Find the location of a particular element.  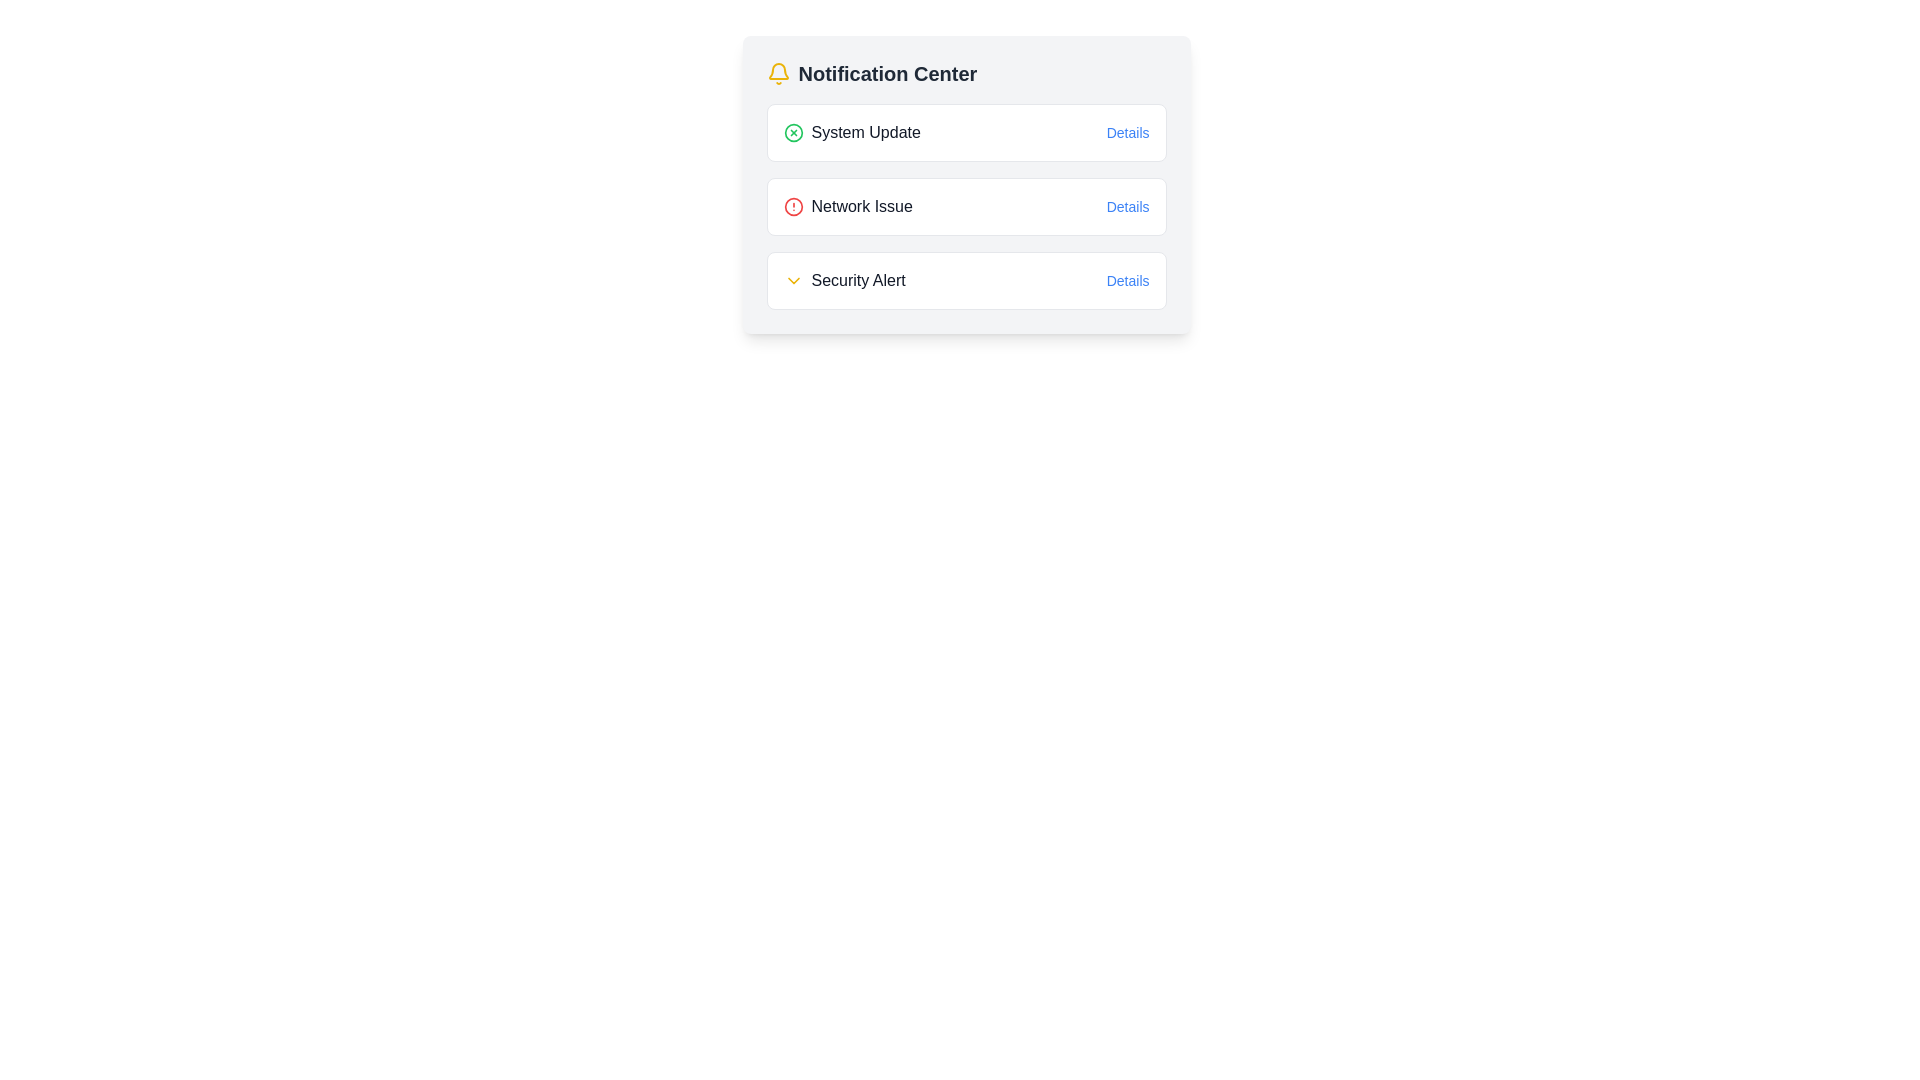

text displayed in the Header element of the notification panel, which is located at the top of the panel above the items 'System Update,' 'Network Issue,' and 'Security Alert.' is located at coordinates (966, 72).